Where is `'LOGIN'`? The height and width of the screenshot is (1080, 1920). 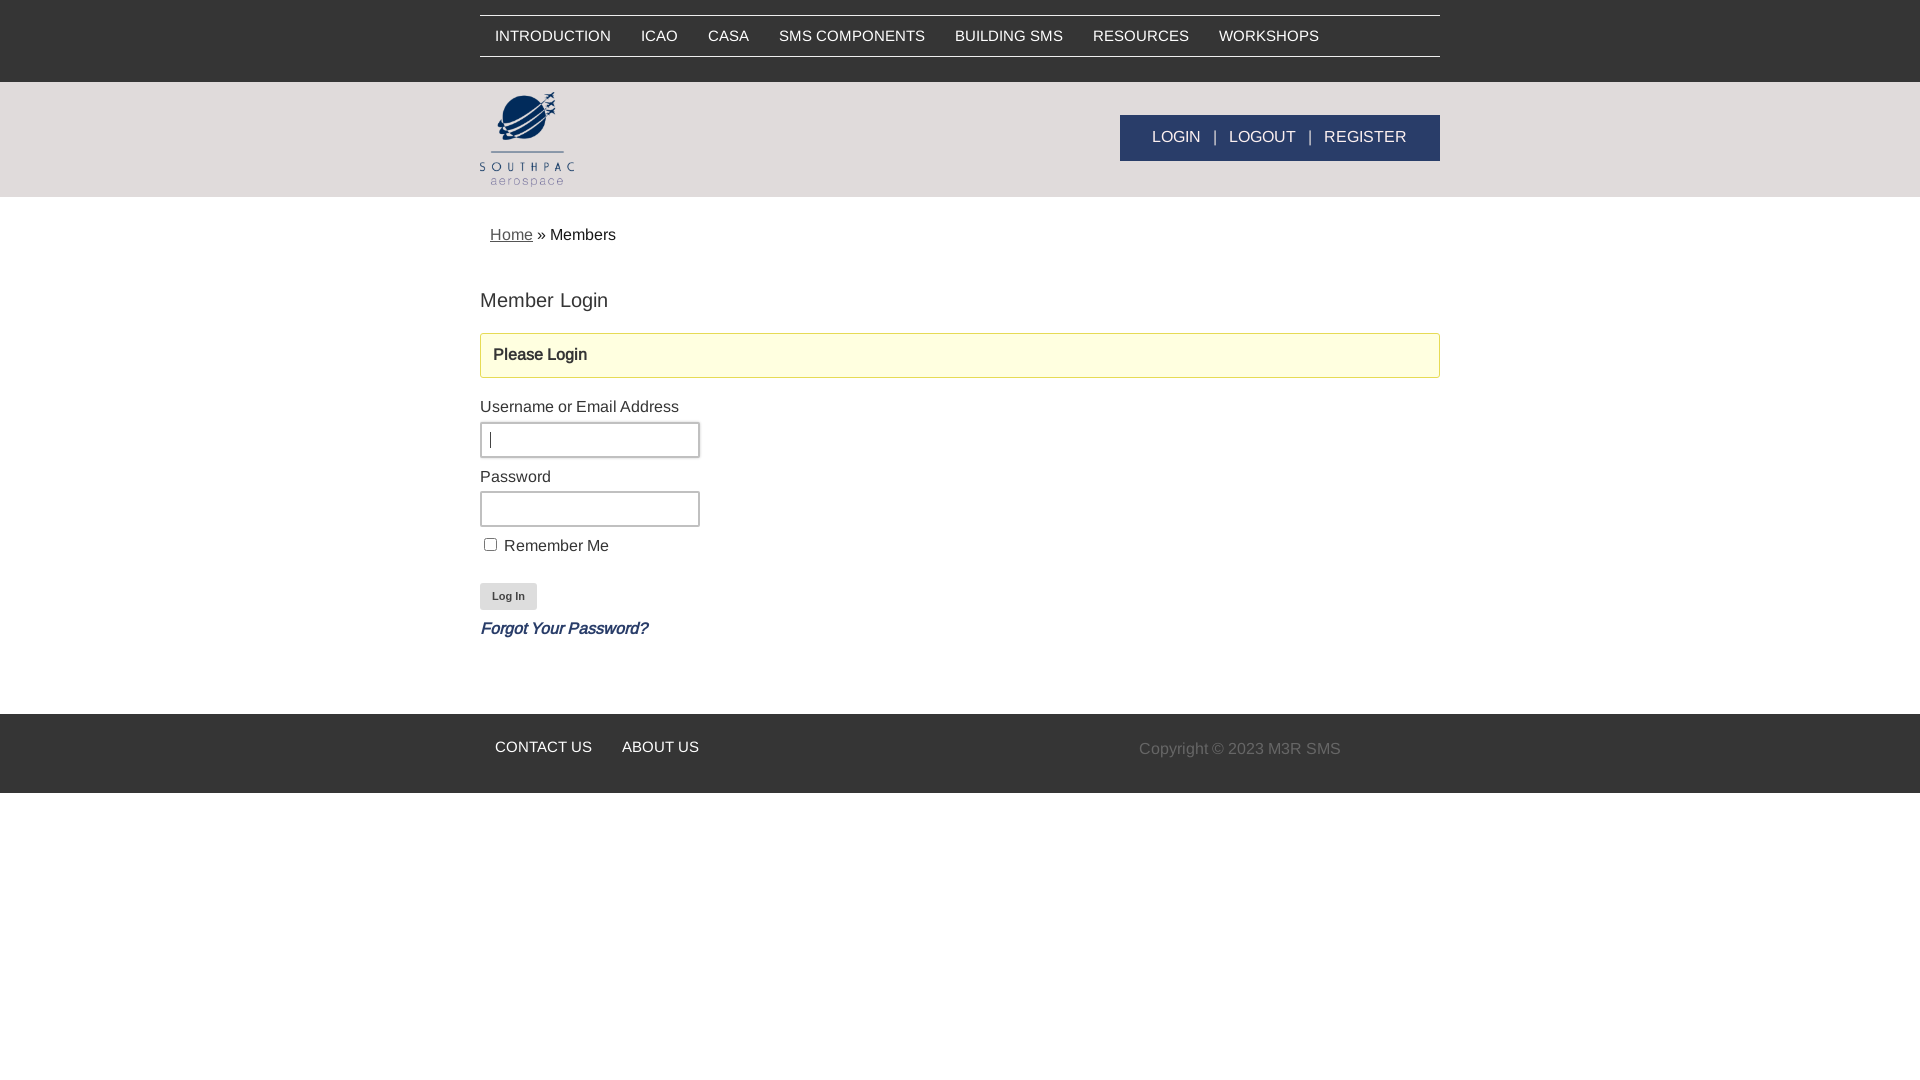
'LOGIN' is located at coordinates (1176, 135).